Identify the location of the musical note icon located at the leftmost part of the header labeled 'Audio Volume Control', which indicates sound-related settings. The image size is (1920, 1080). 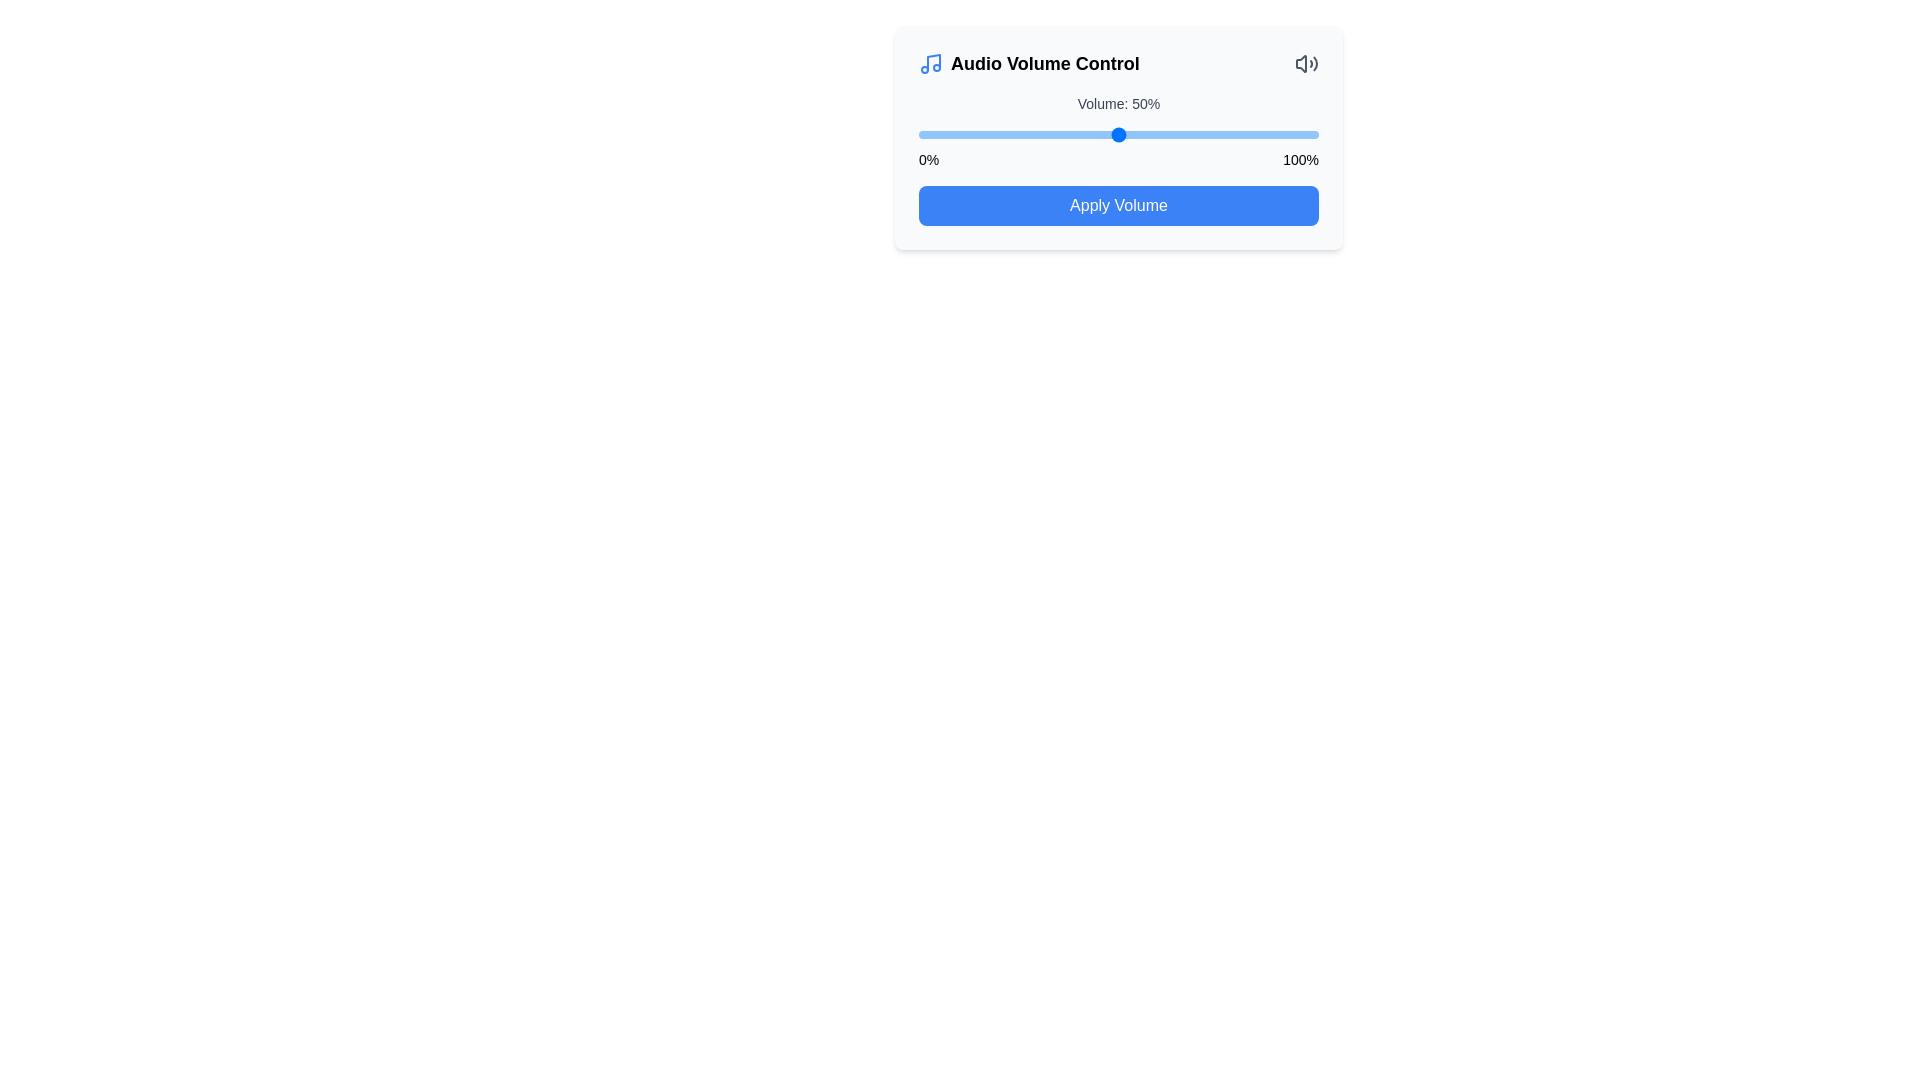
(930, 63).